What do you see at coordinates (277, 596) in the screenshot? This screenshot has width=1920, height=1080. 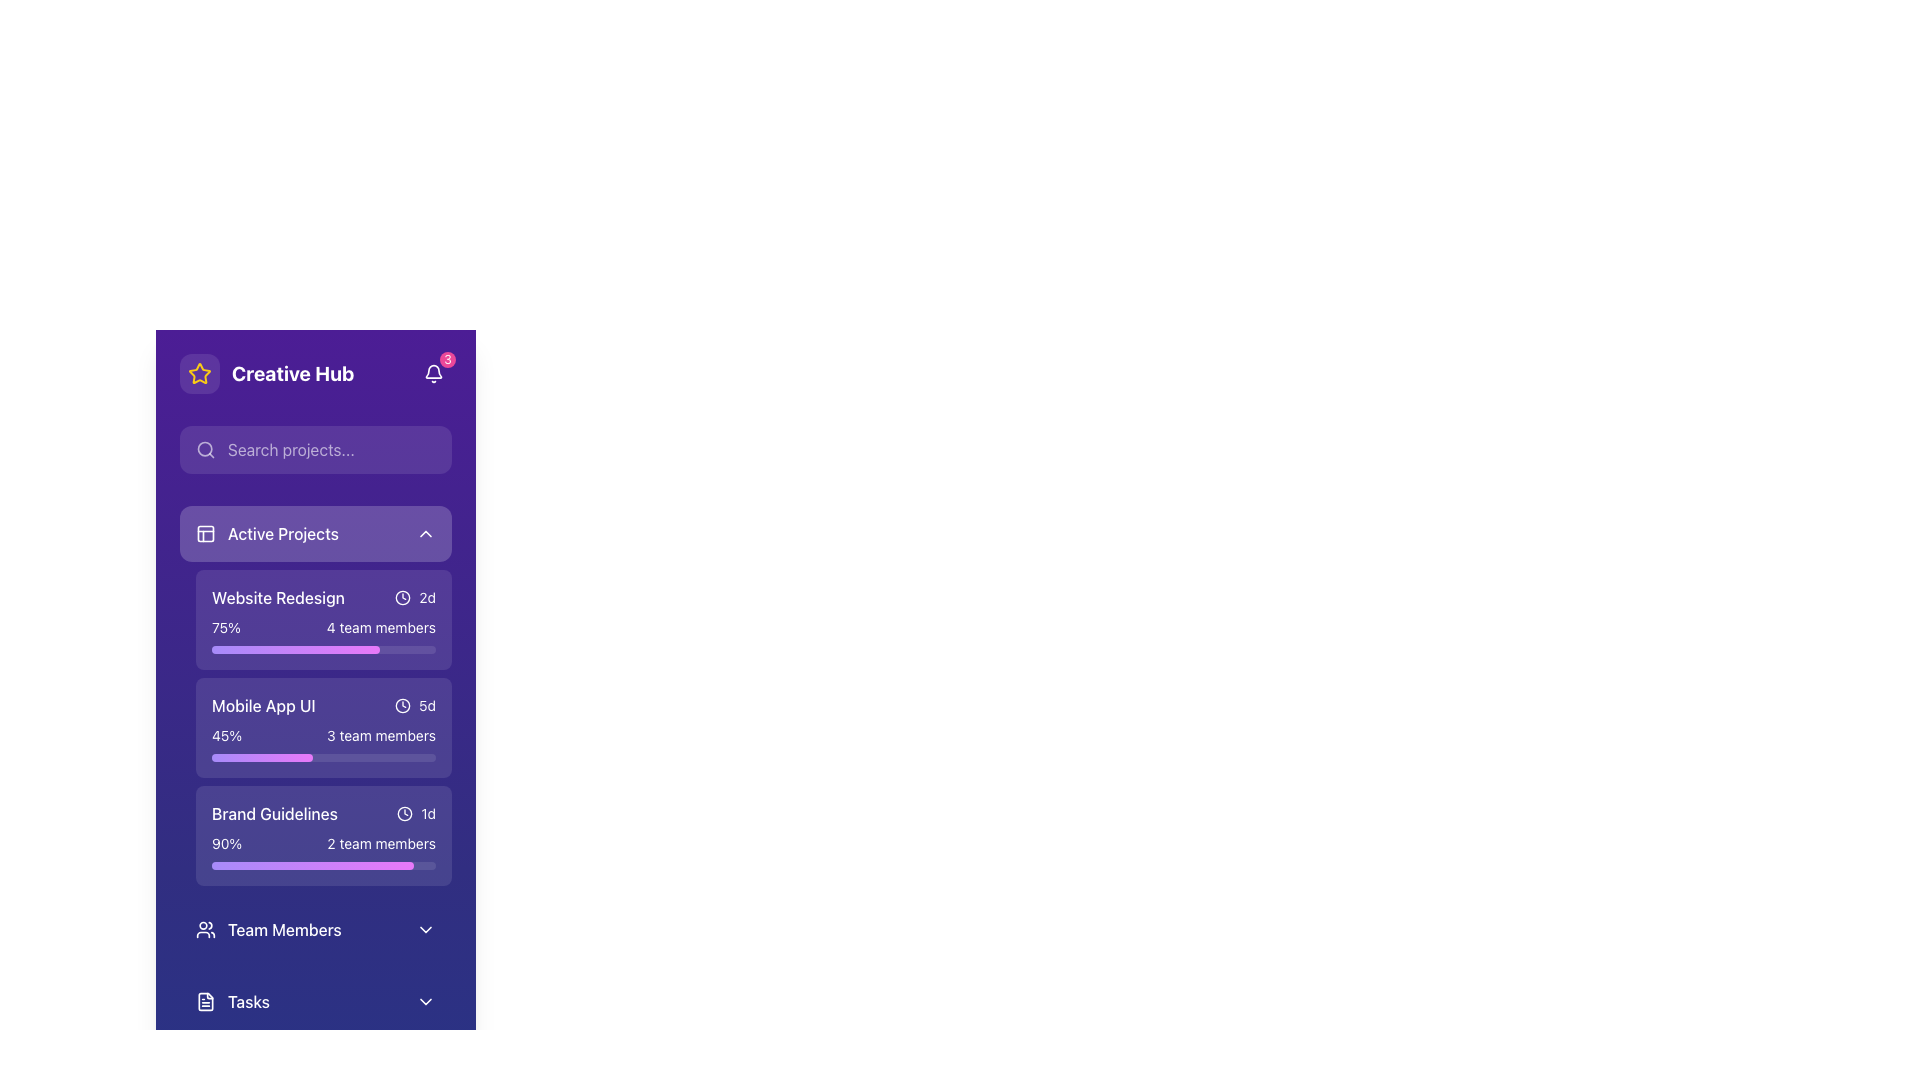 I see `the 'Website Redesign' text label in the 'Active Projects' section of the sidebar` at bounding box center [277, 596].